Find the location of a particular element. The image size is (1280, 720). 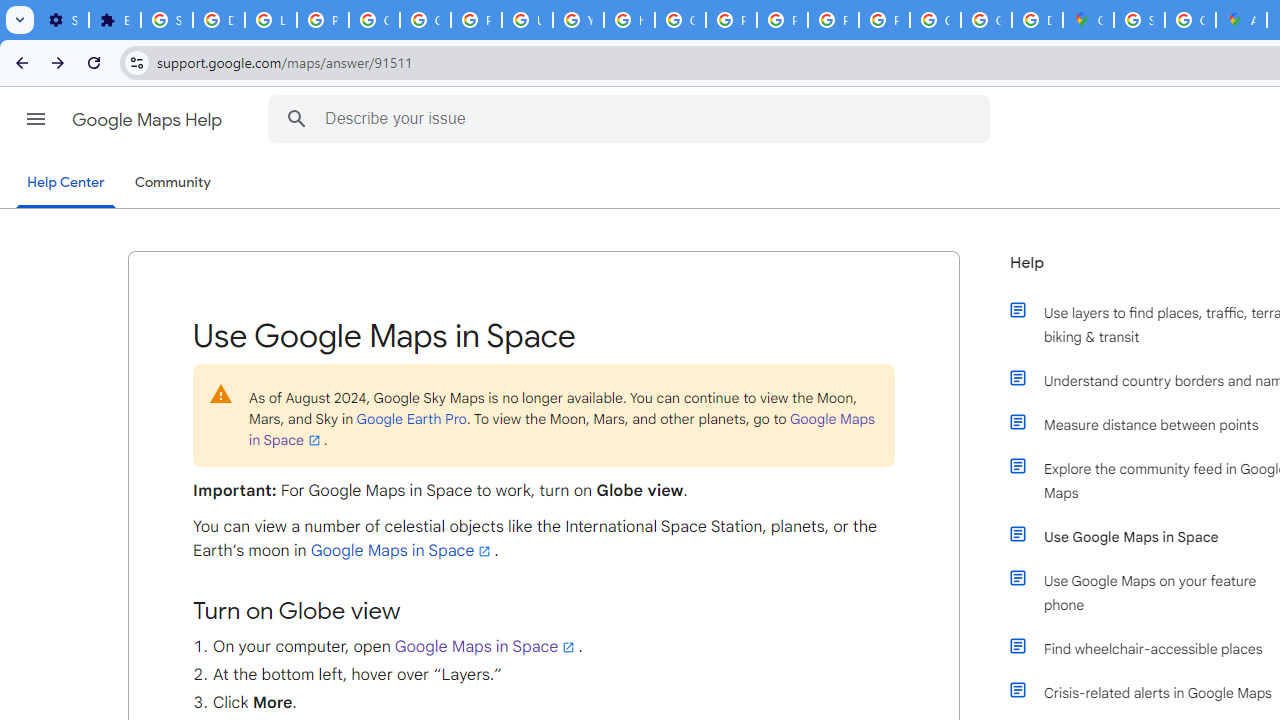

'Main menu' is located at coordinates (35, 119).